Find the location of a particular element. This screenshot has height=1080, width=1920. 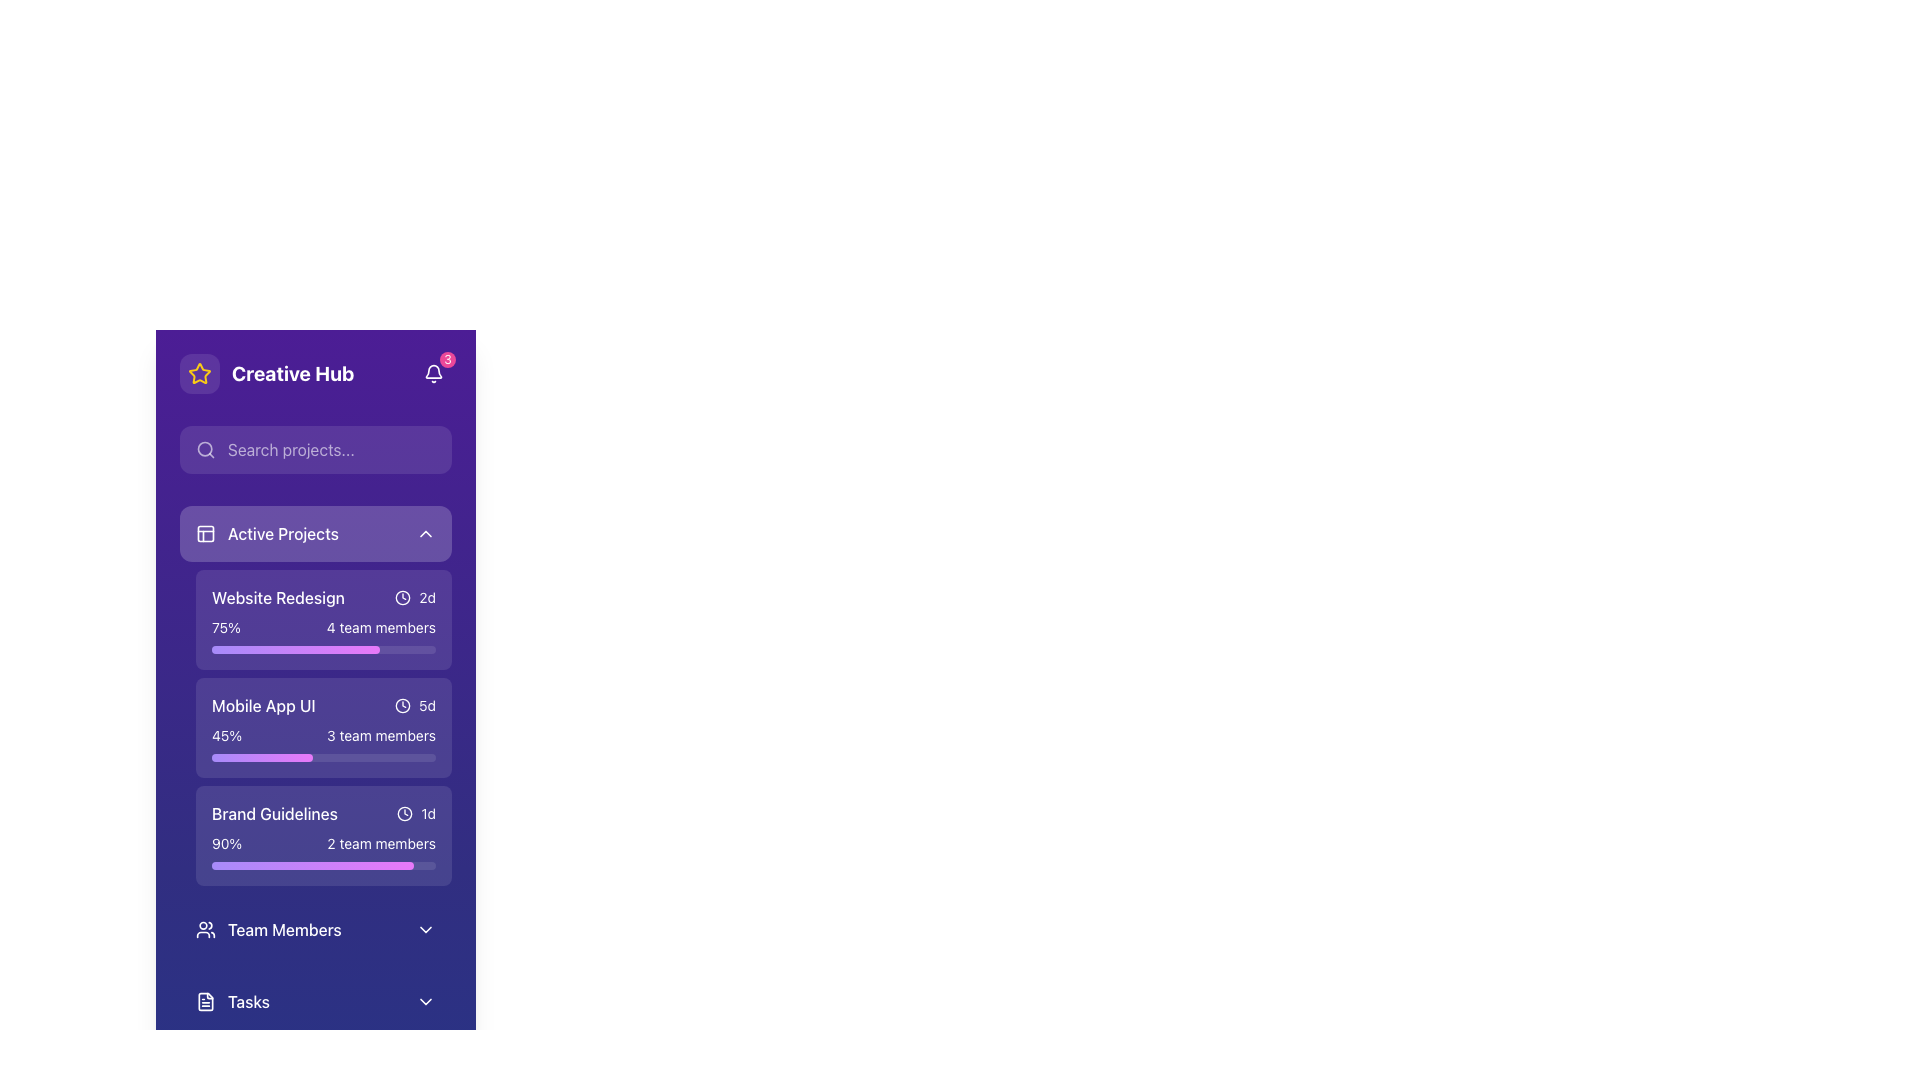

the 'Tasks' button located at the bottom-left section of the interface to prepare for keyboard interaction is located at coordinates (233, 1002).